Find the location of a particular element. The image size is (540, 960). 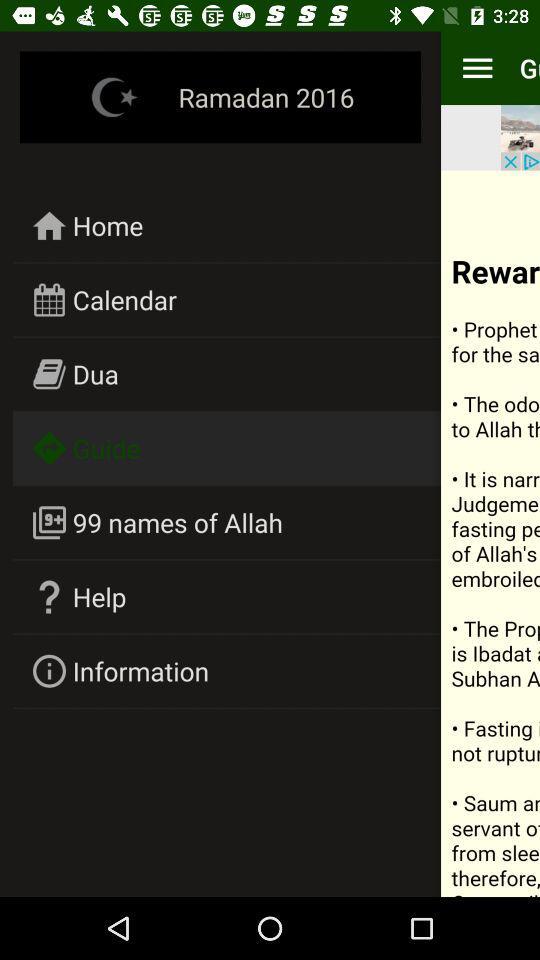

advertisement is located at coordinates (520, 136).